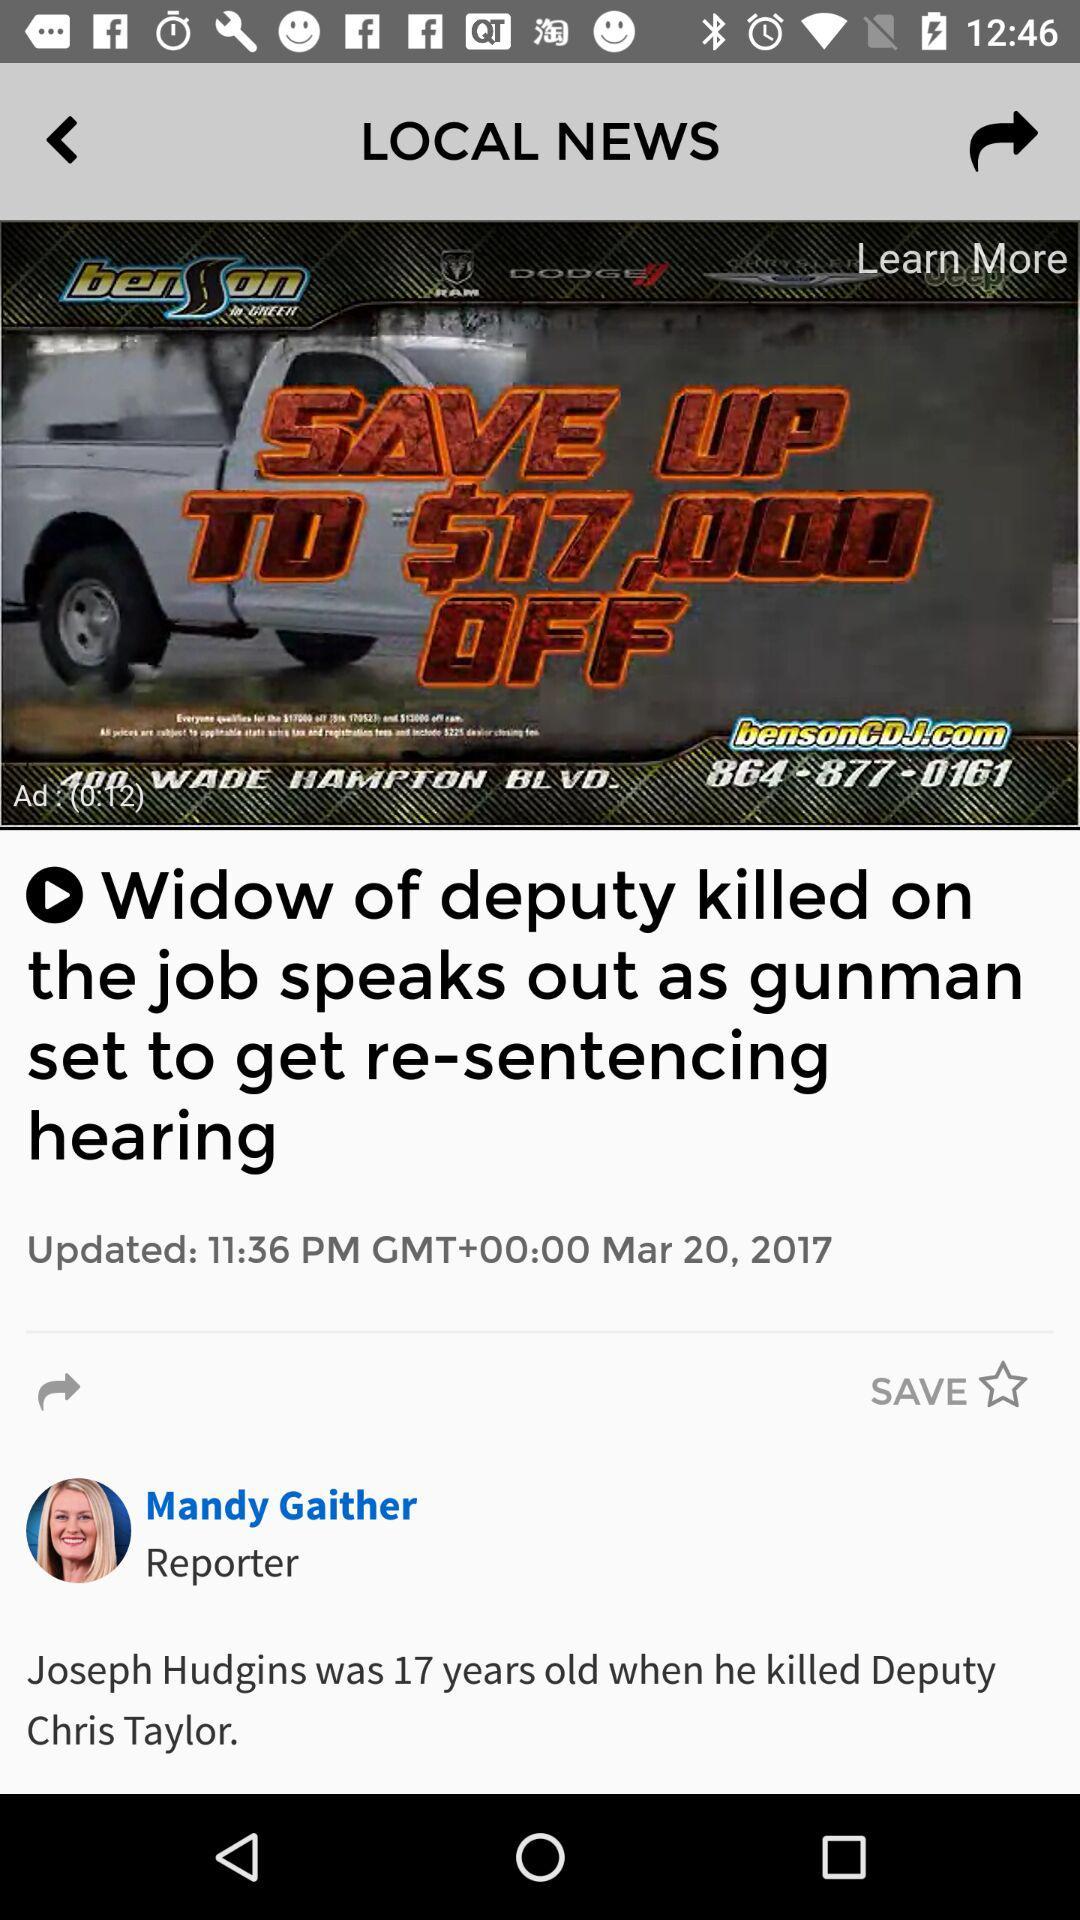  What do you see at coordinates (1003, 140) in the screenshot?
I see `the redo icon` at bounding box center [1003, 140].